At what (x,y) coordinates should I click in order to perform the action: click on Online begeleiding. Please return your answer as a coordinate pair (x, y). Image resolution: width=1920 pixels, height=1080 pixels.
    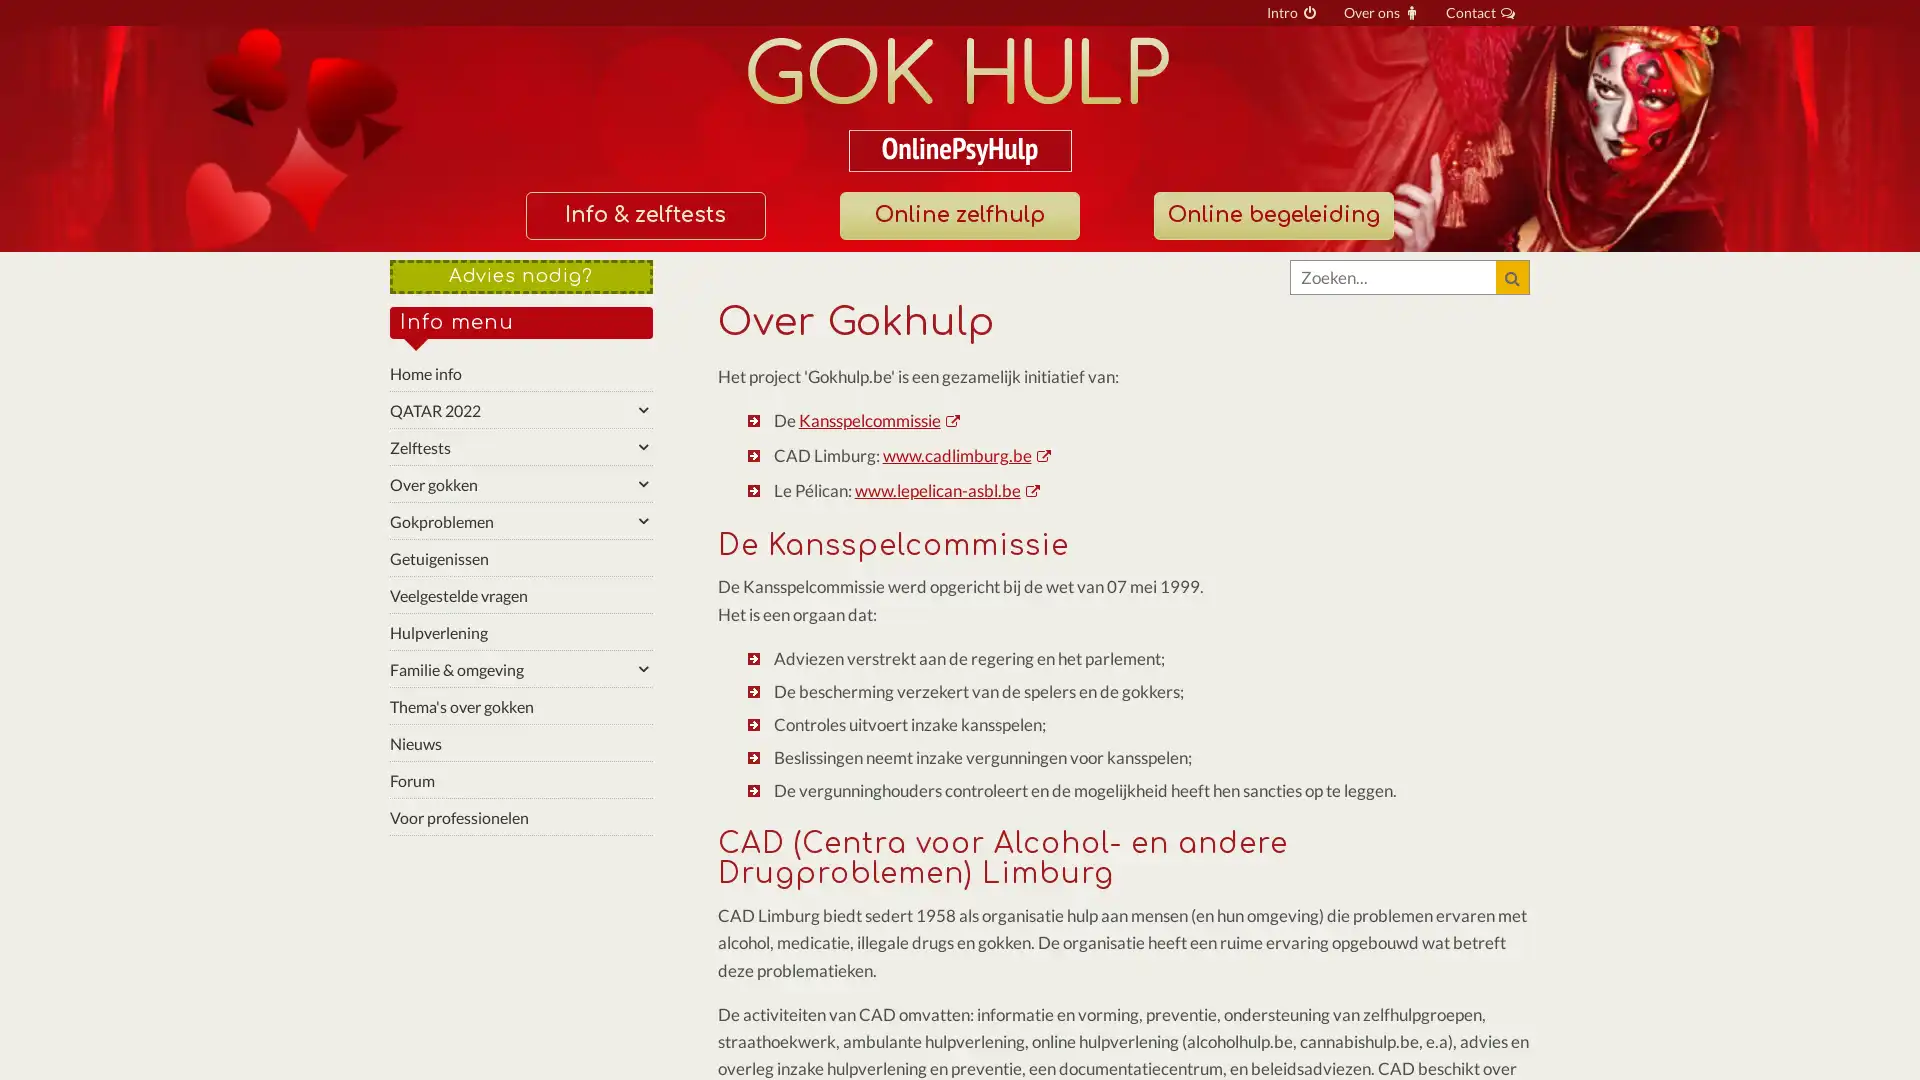
    Looking at the image, I should click on (1271, 215).